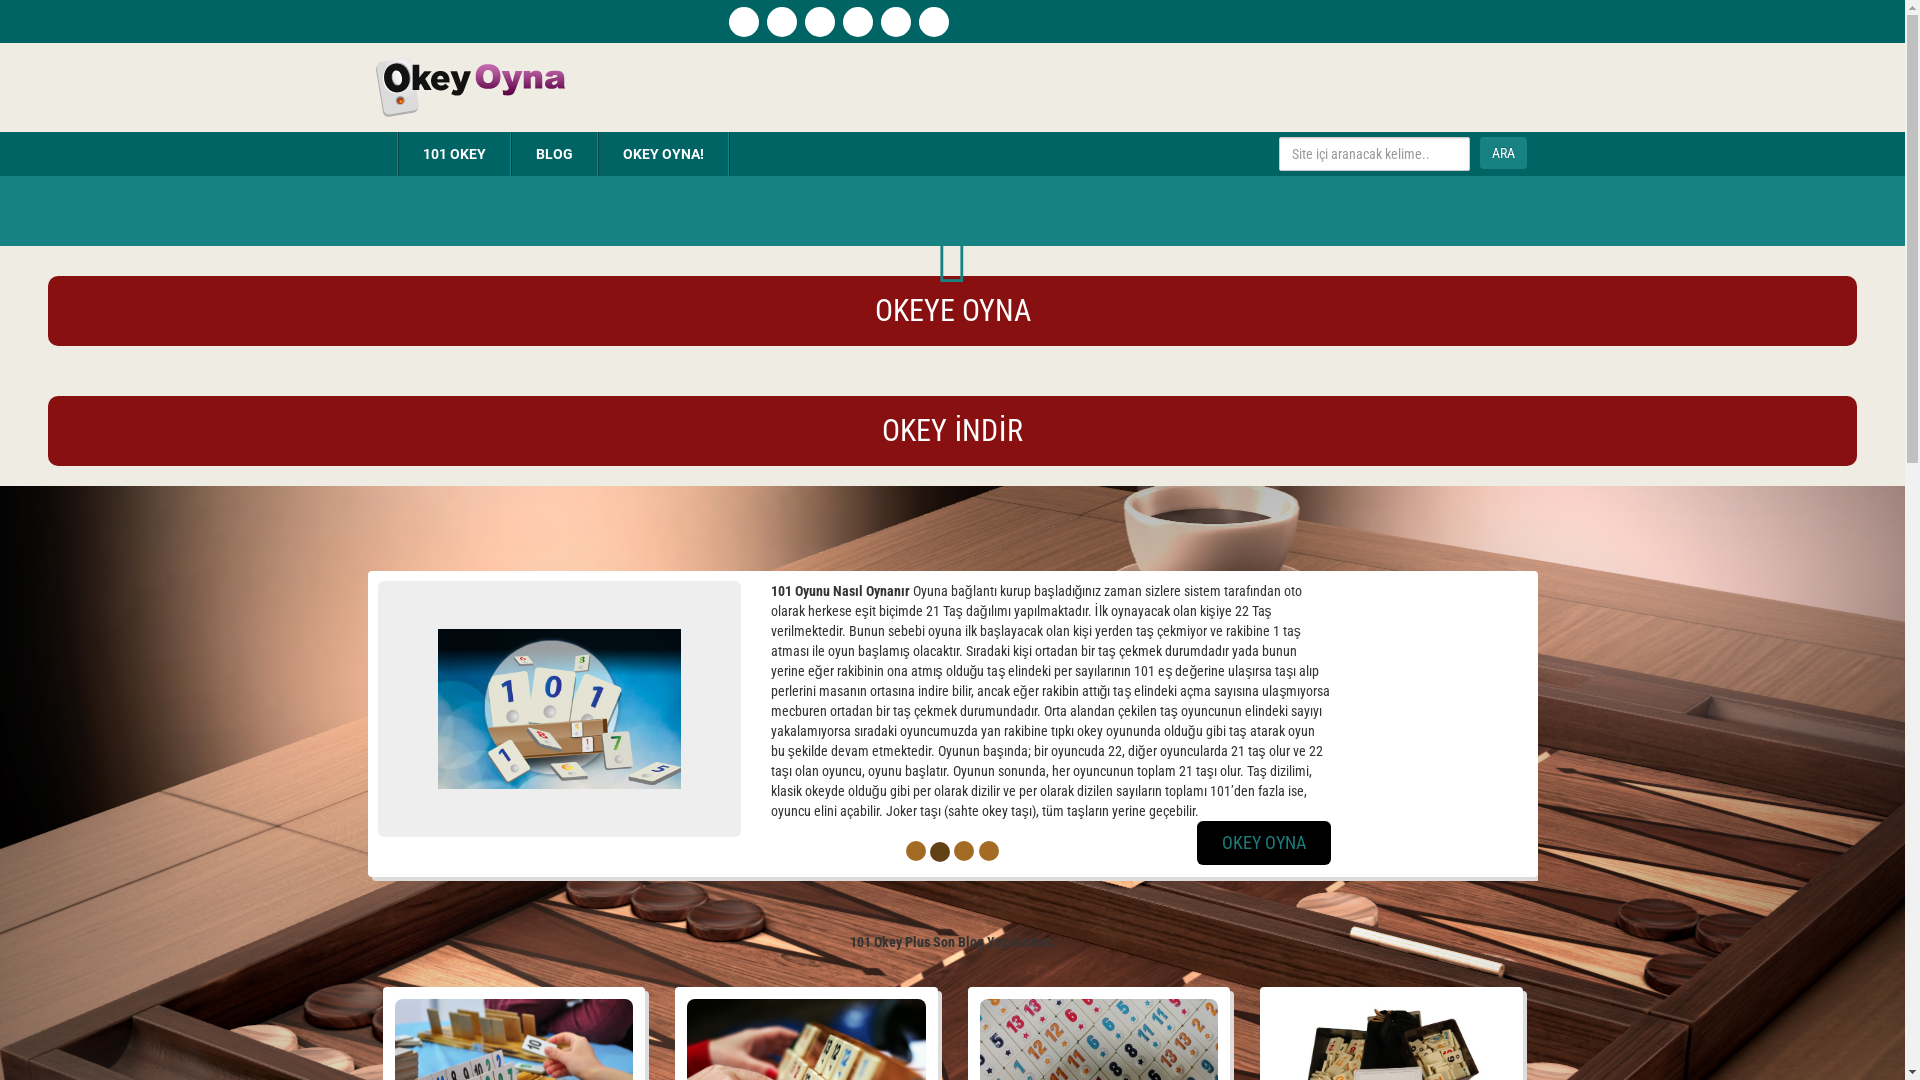  Describe the element at coordinates (467, 84) in the screenshot. I see `'101 Okey Oyna'` at that location.